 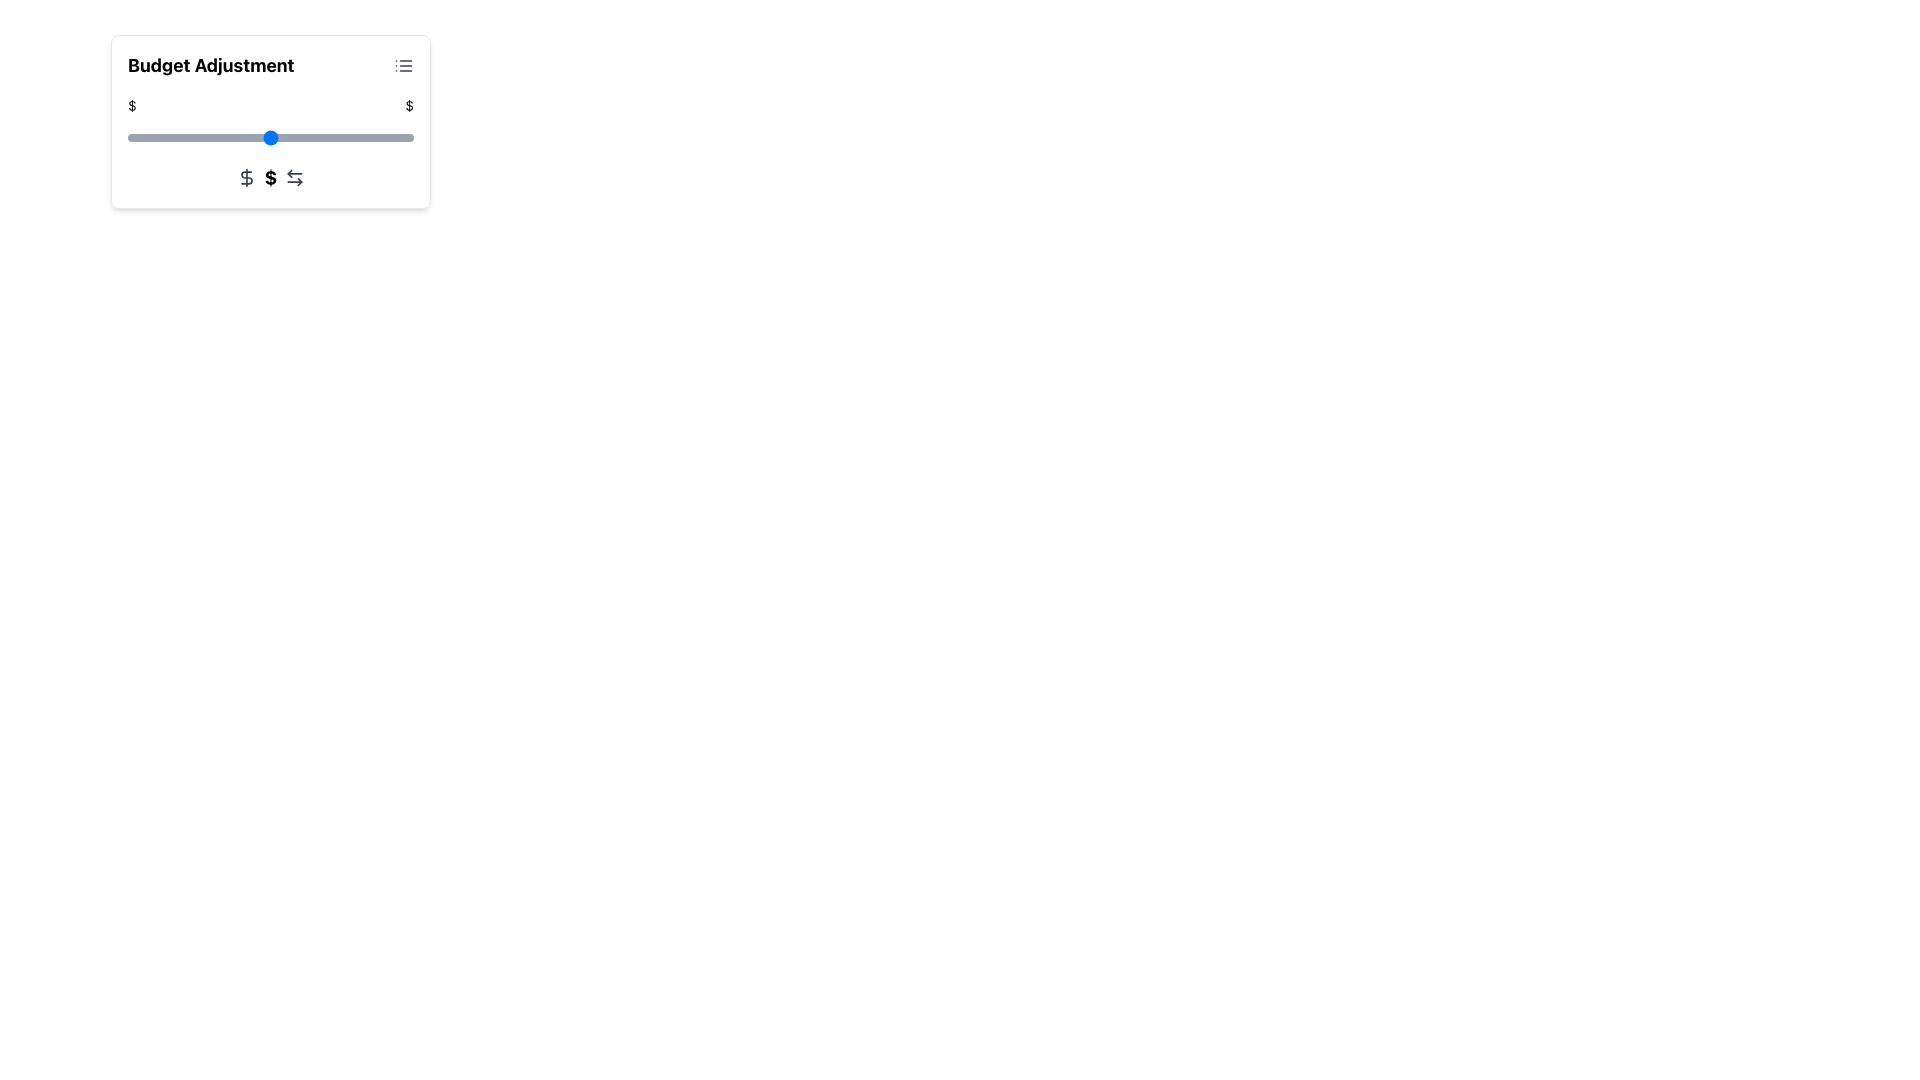 I want to click on the 'Budget Adjustment' header section, so click(x=269, y=64).